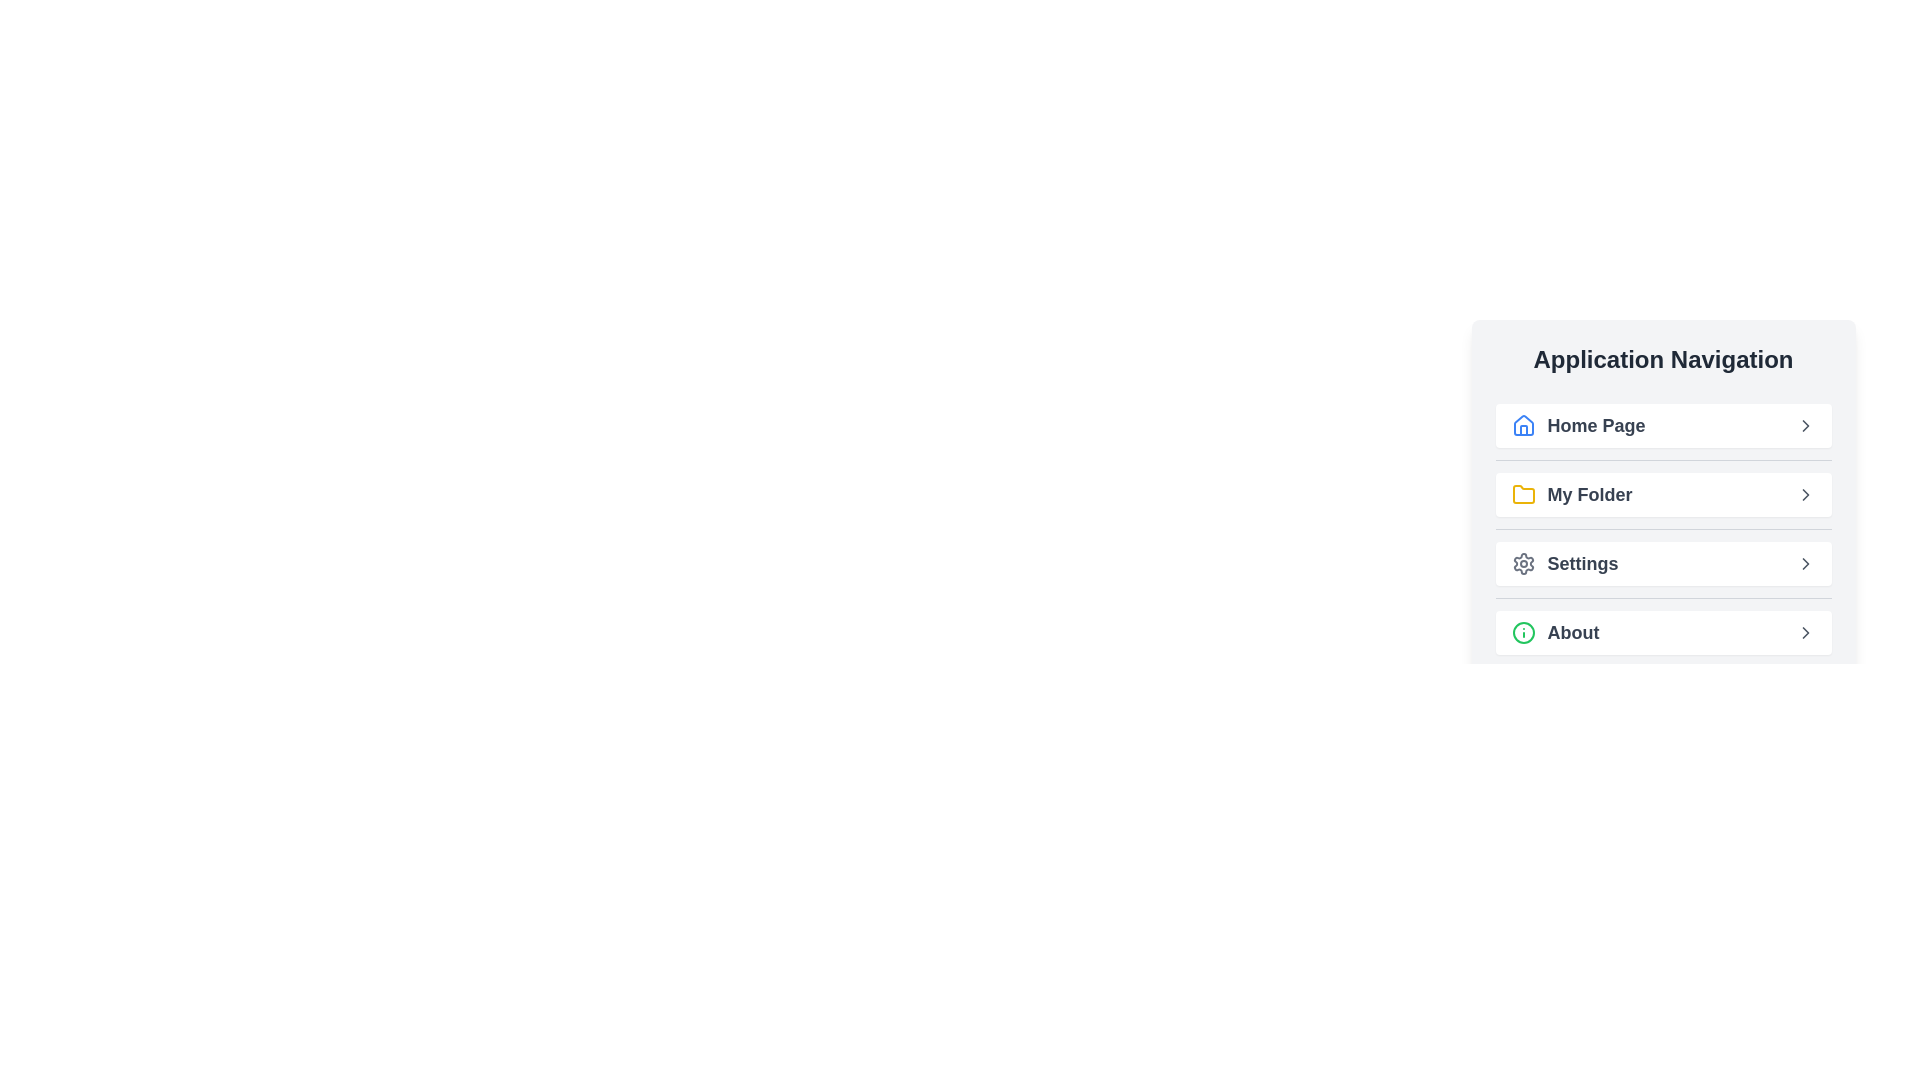 Image resolution: width=1920 pixels, height=1080 pixels. What do you see at coordinates (1805, 494) in the screenshot?
I see `the chevron icon located to the far right of the 'My Folder' list item in the 'Application Navigation' panel, which signifies forward navigation or submenu access` at bounding box center [1805, 494].